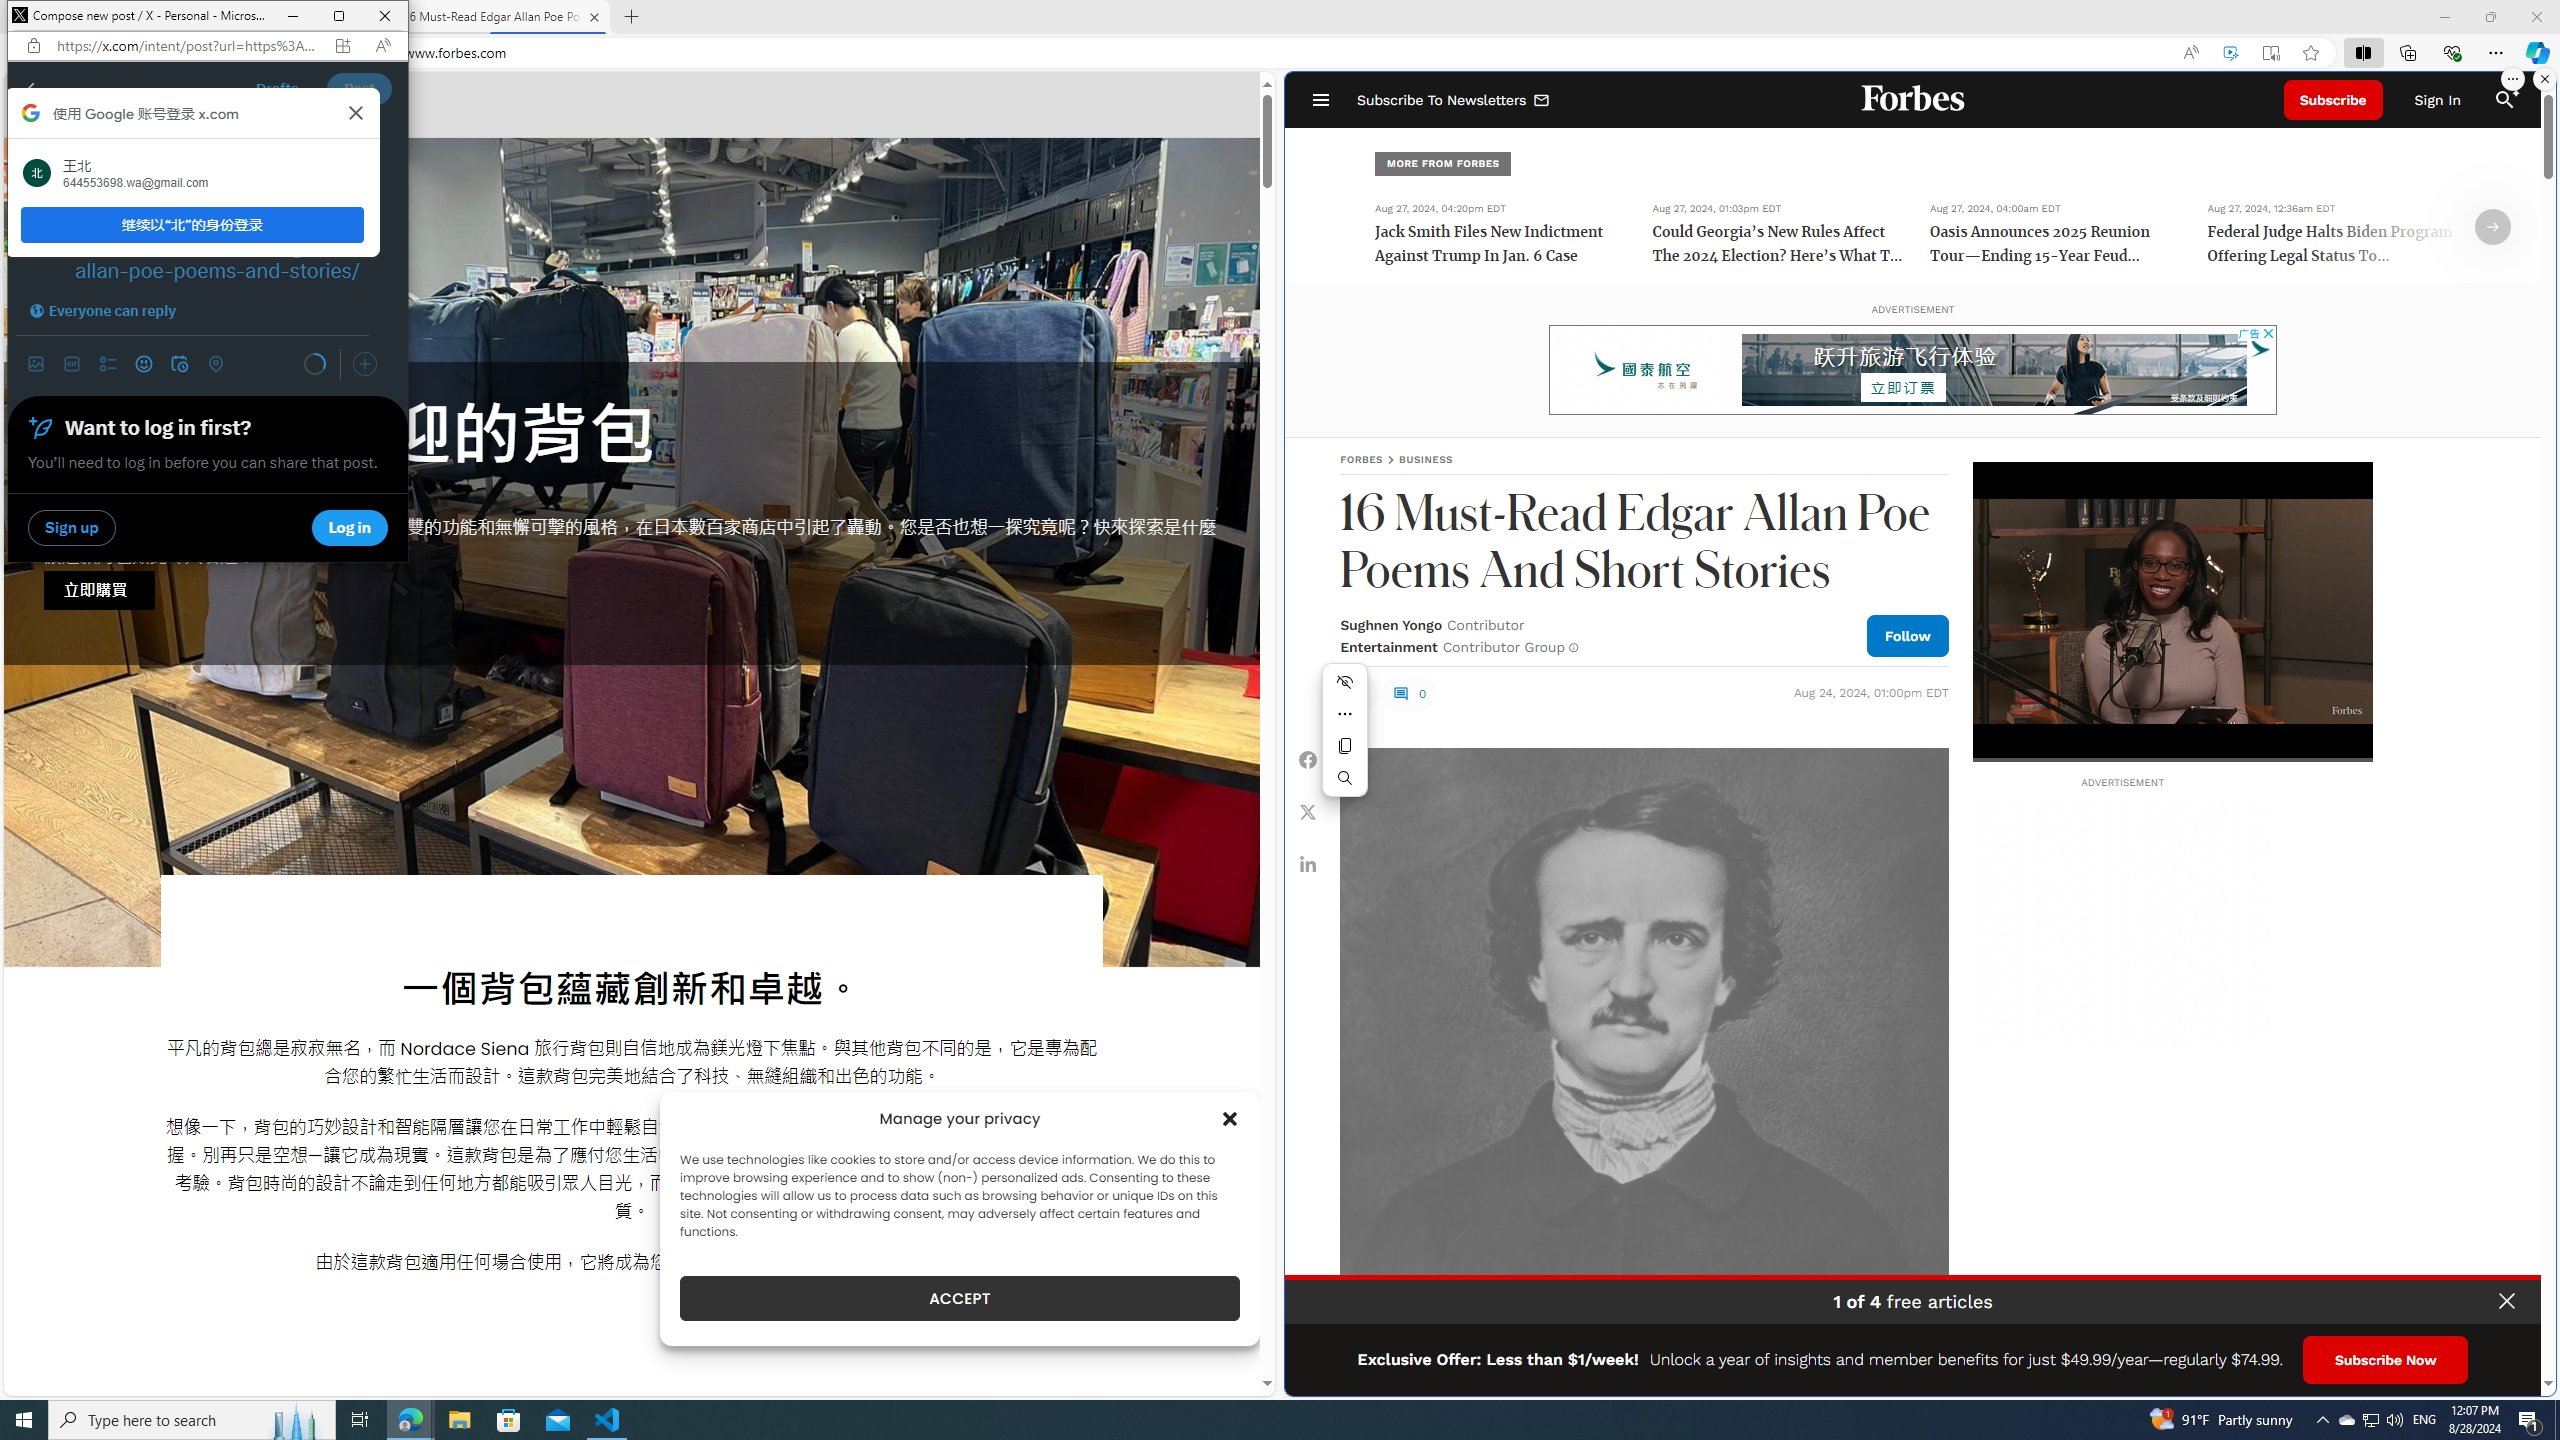  I want to click on 'Action Center, 1 new notification', so click(2530, 1418).